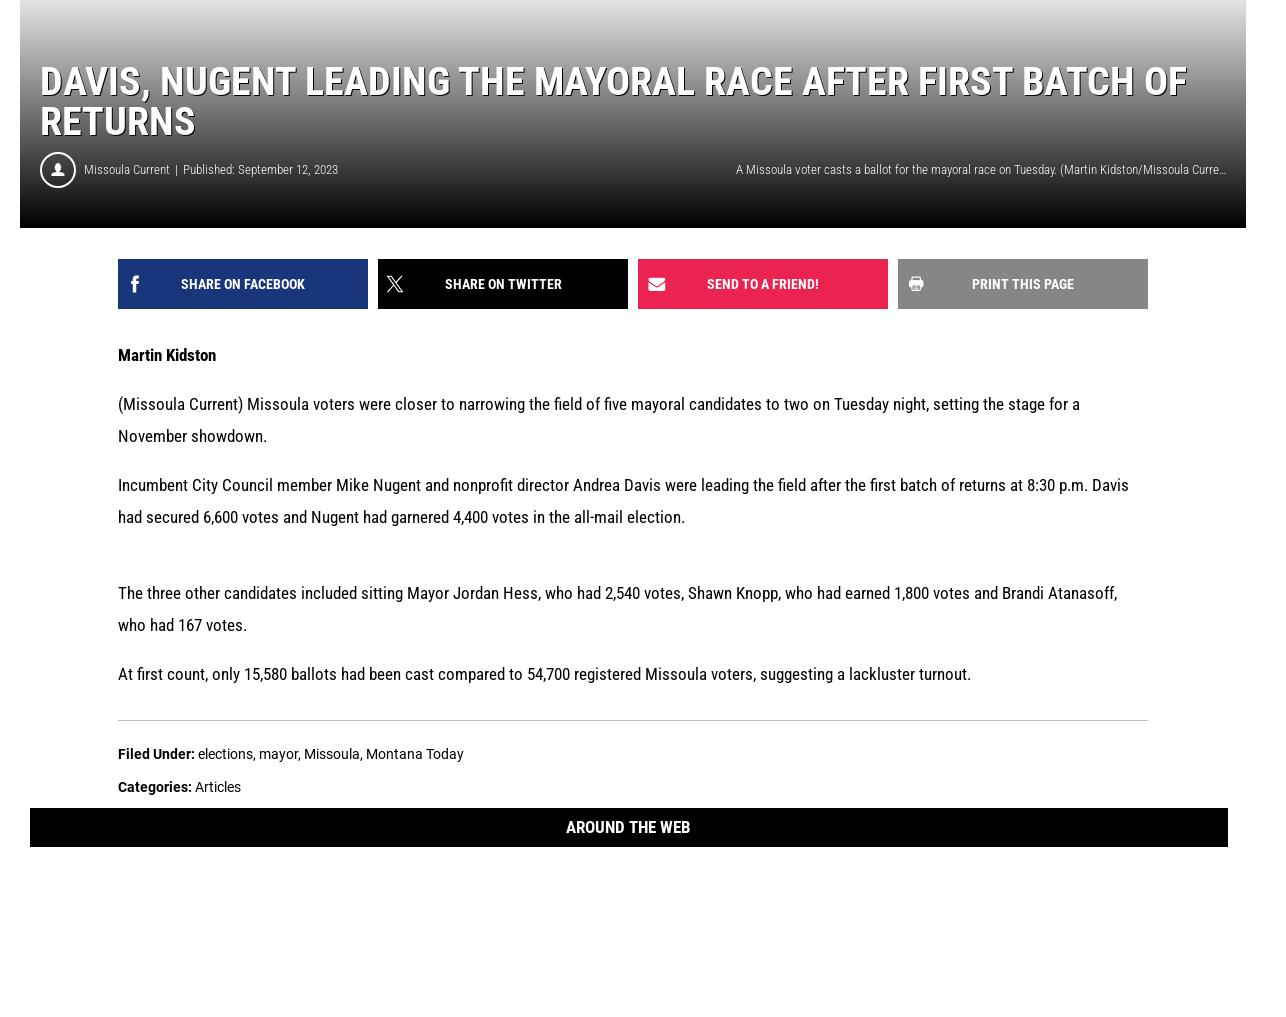 The height and width of the screenshot is (1017, 1286). What do you see at coordinates (786, 833) in the screenshot?
I see `'The Missoula Current is a Montana owned and operated news organization founded in 2015 to help fill the void in local journalism, and we’ve been free to read ever since. Your contribution helps us keep it that way and goes far in supporting the best local news coverage in Missoula.'` at bounding box center [786, 833].